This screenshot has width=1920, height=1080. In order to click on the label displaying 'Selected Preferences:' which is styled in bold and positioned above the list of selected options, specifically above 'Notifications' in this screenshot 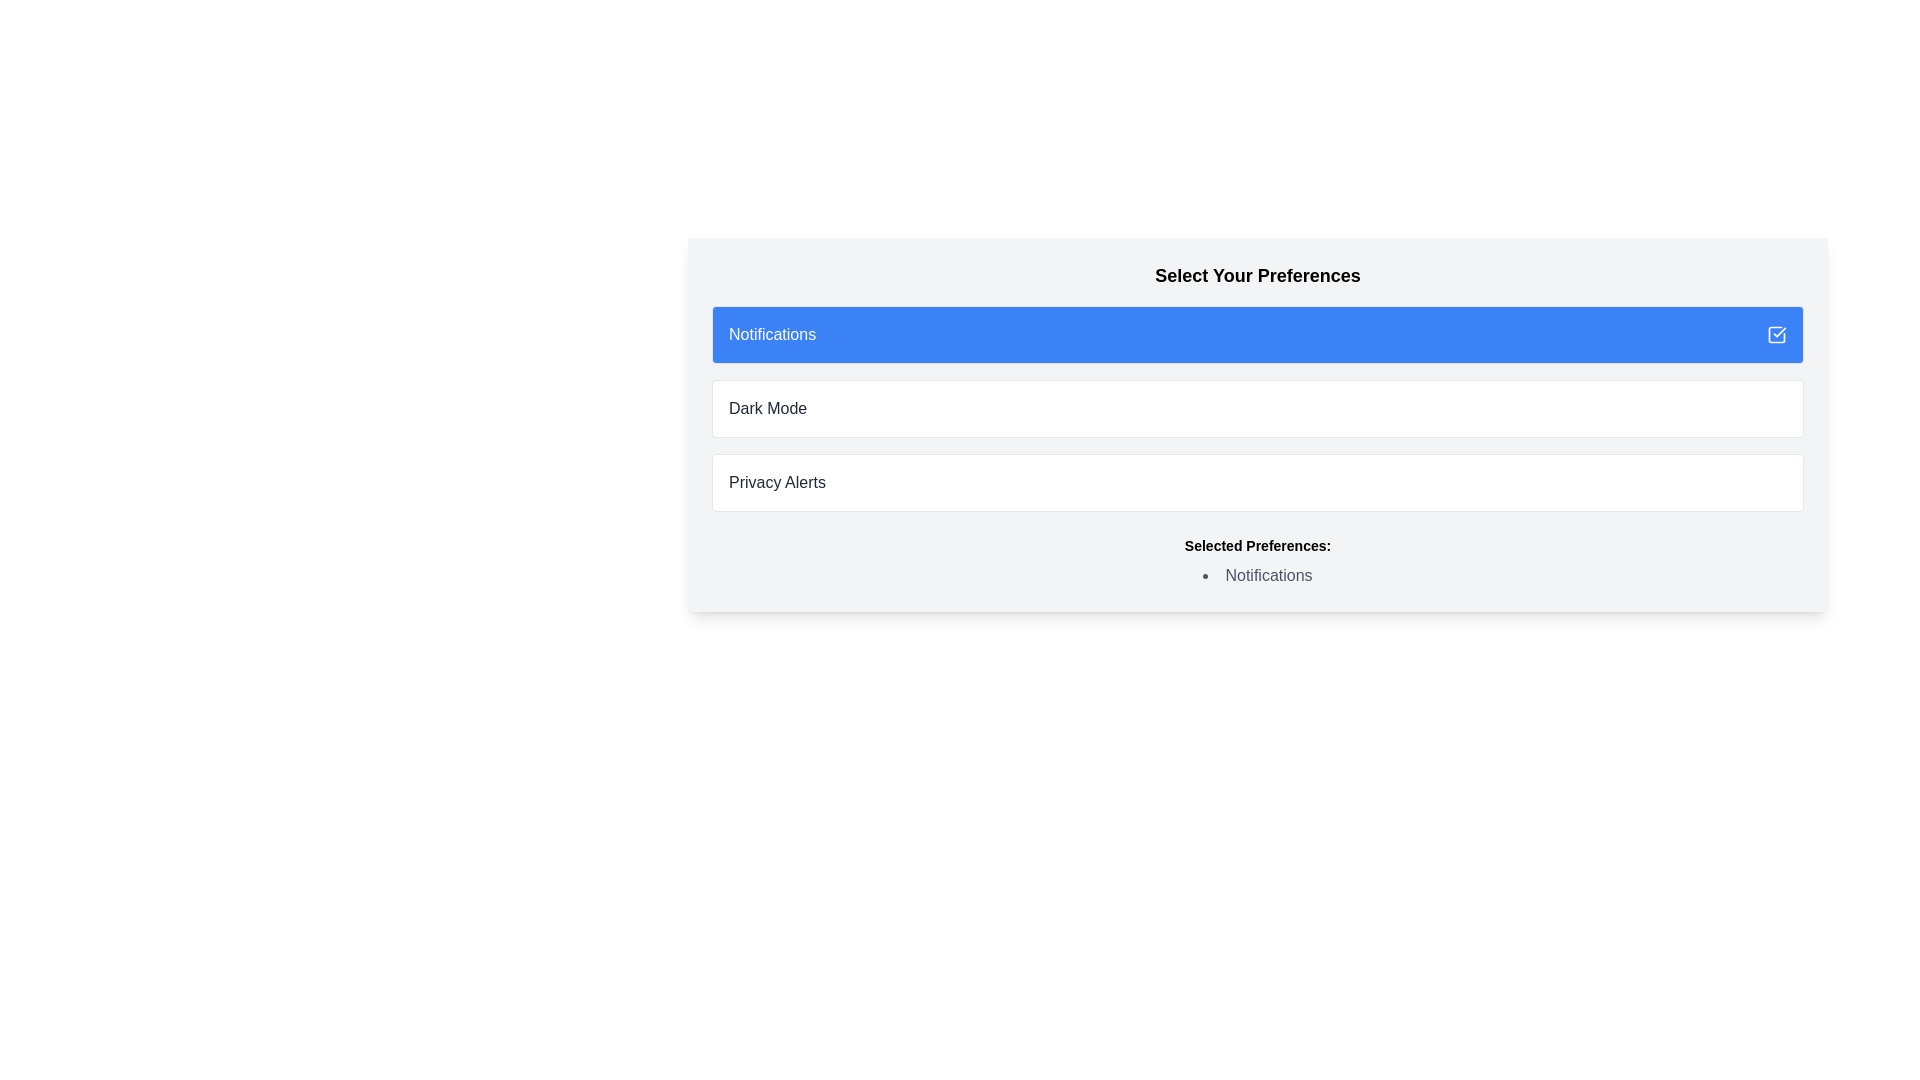, I will do `click(1256, 546)`.